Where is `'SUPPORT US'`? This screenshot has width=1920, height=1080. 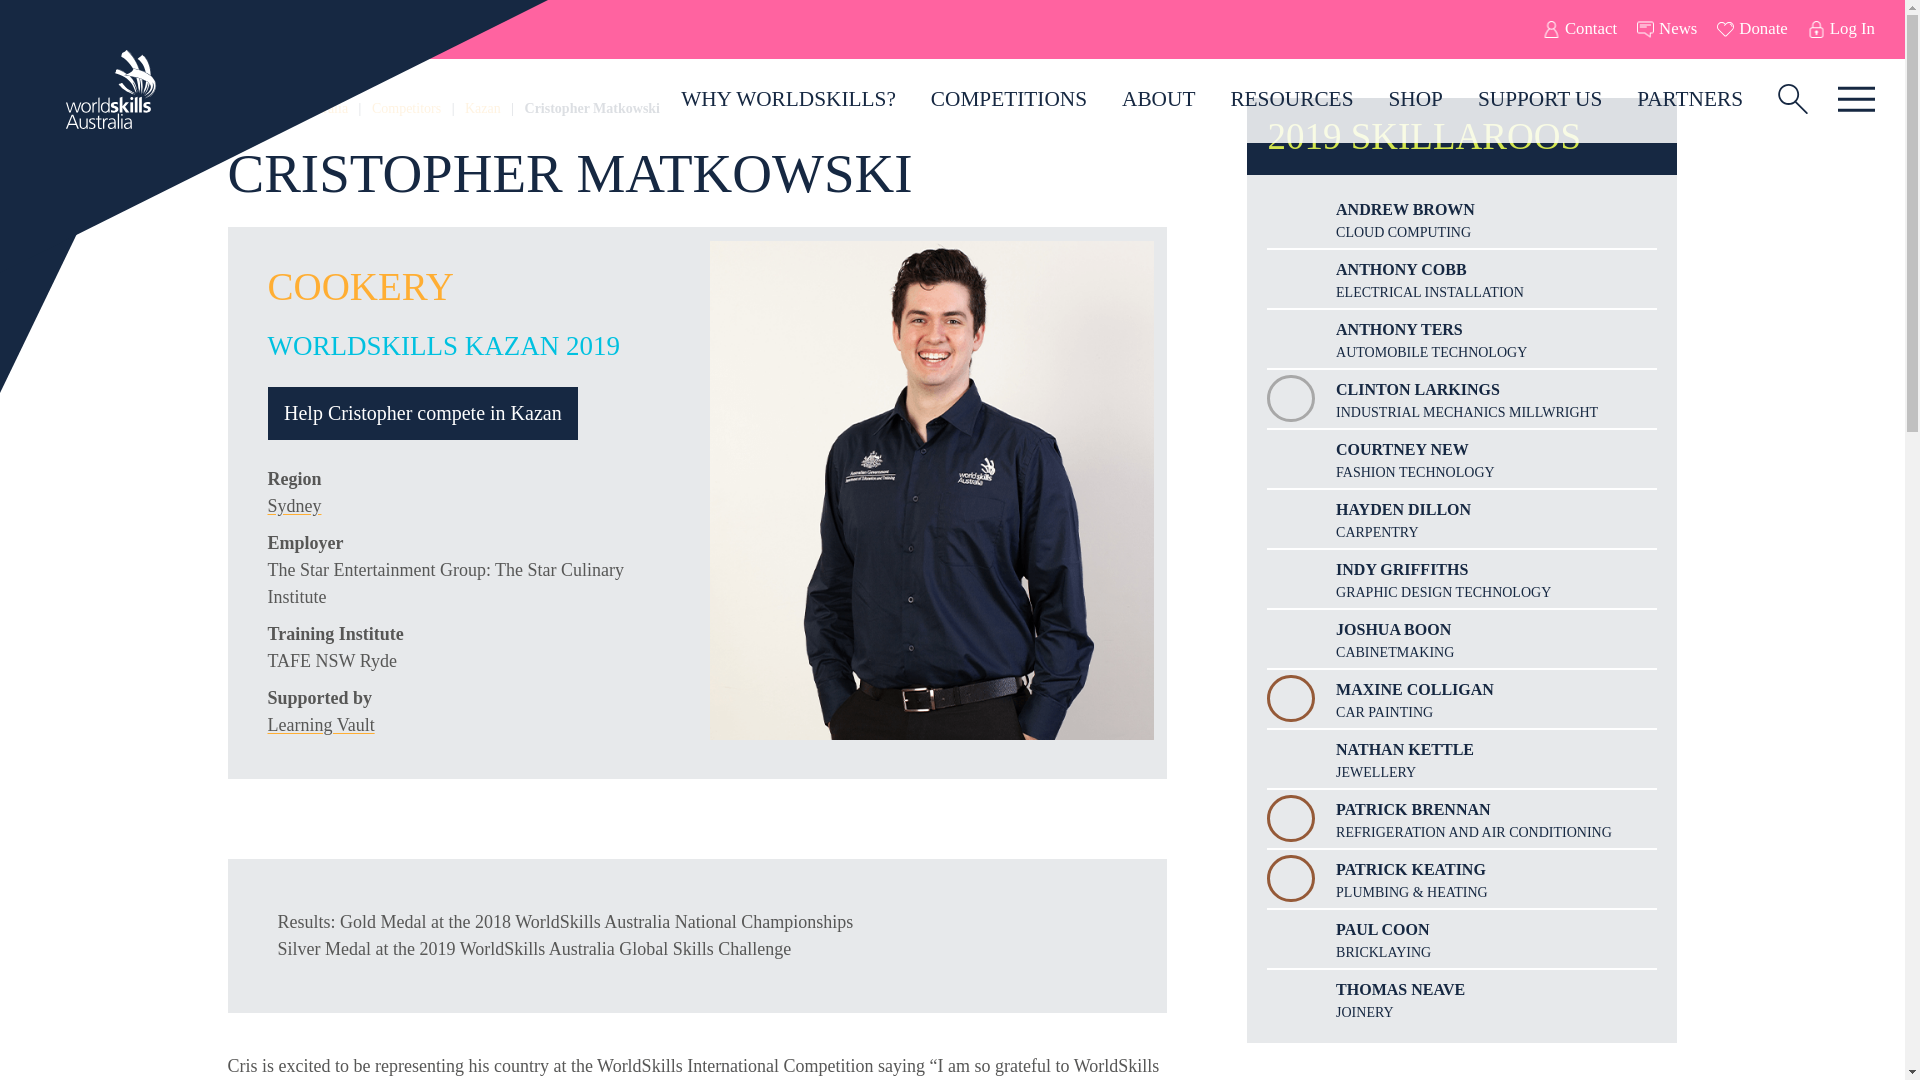 'SUPPORT US' is located at coordinates (1459, 99).